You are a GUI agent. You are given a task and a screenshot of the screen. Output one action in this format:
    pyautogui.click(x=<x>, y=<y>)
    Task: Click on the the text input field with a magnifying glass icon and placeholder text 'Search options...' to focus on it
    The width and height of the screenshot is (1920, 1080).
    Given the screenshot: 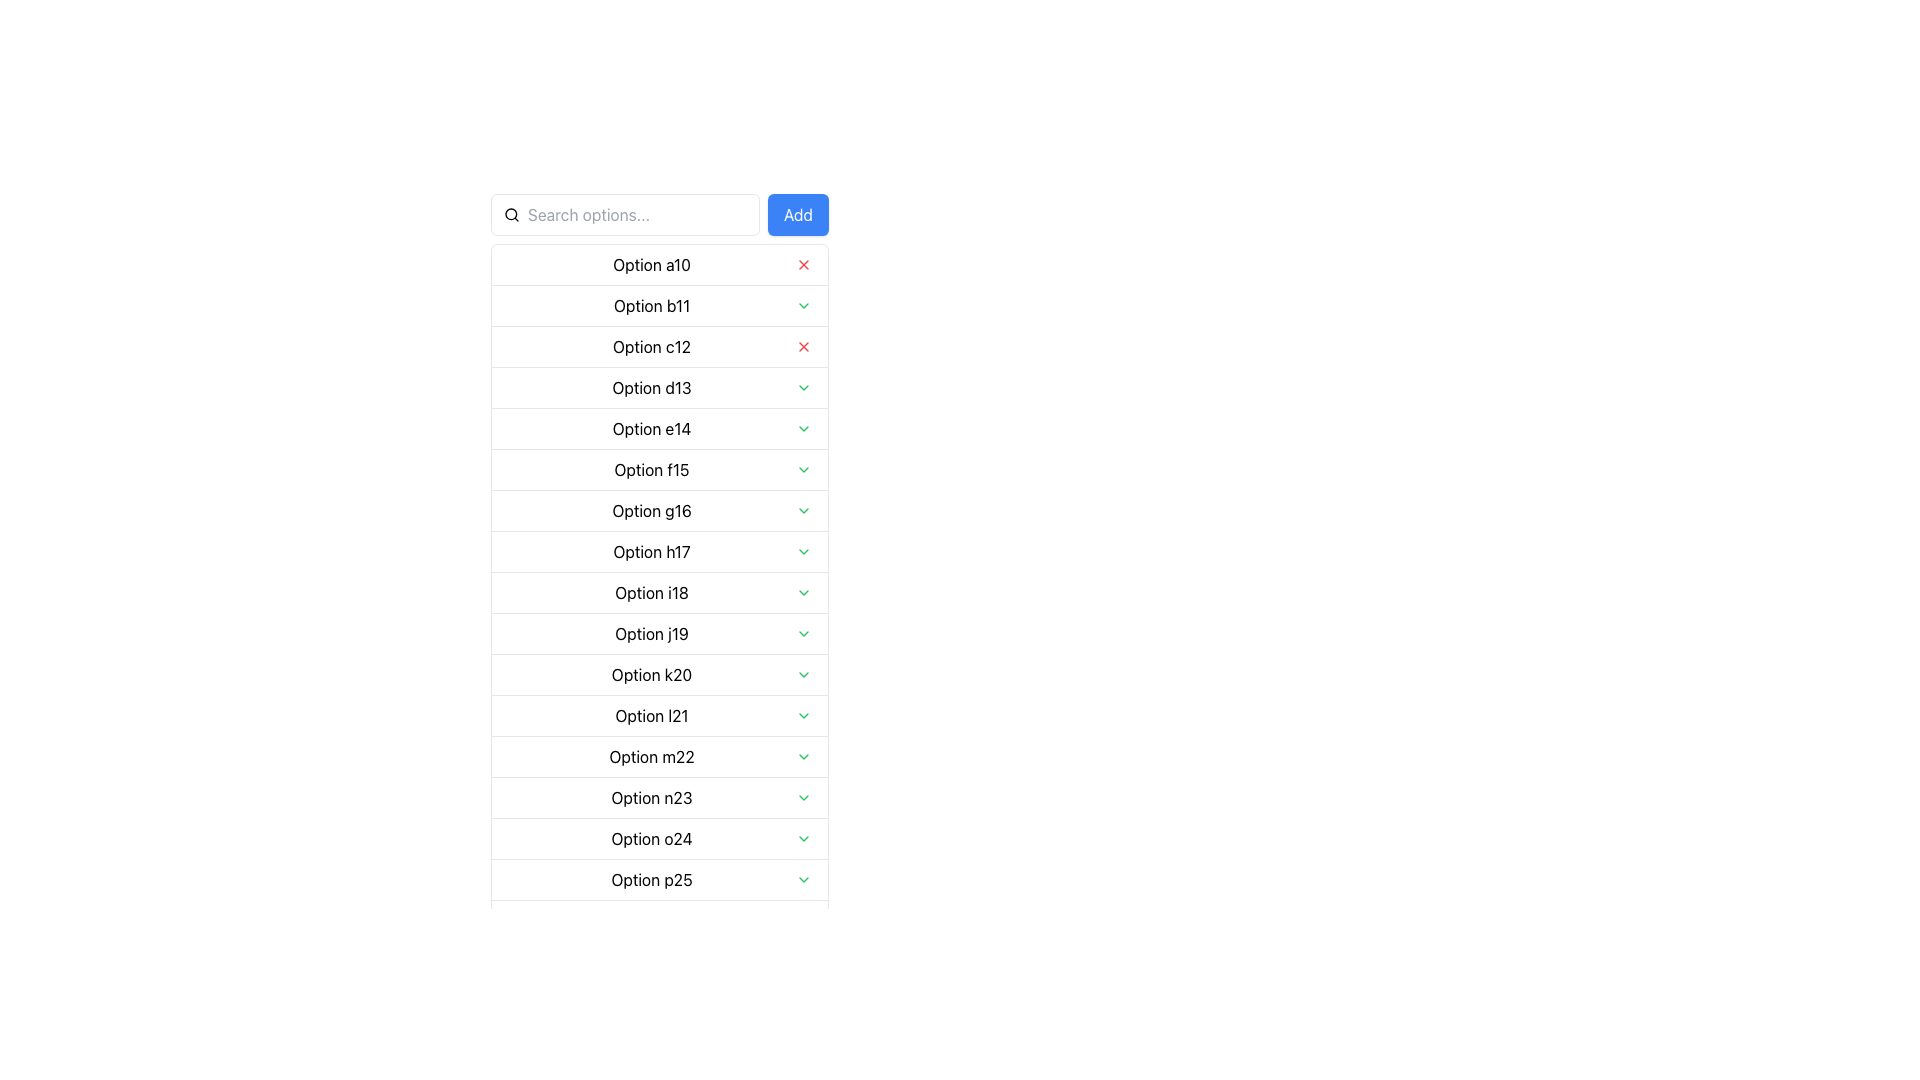 What is the action you would take?
    pyautogui.click(x=624, y=215)
    